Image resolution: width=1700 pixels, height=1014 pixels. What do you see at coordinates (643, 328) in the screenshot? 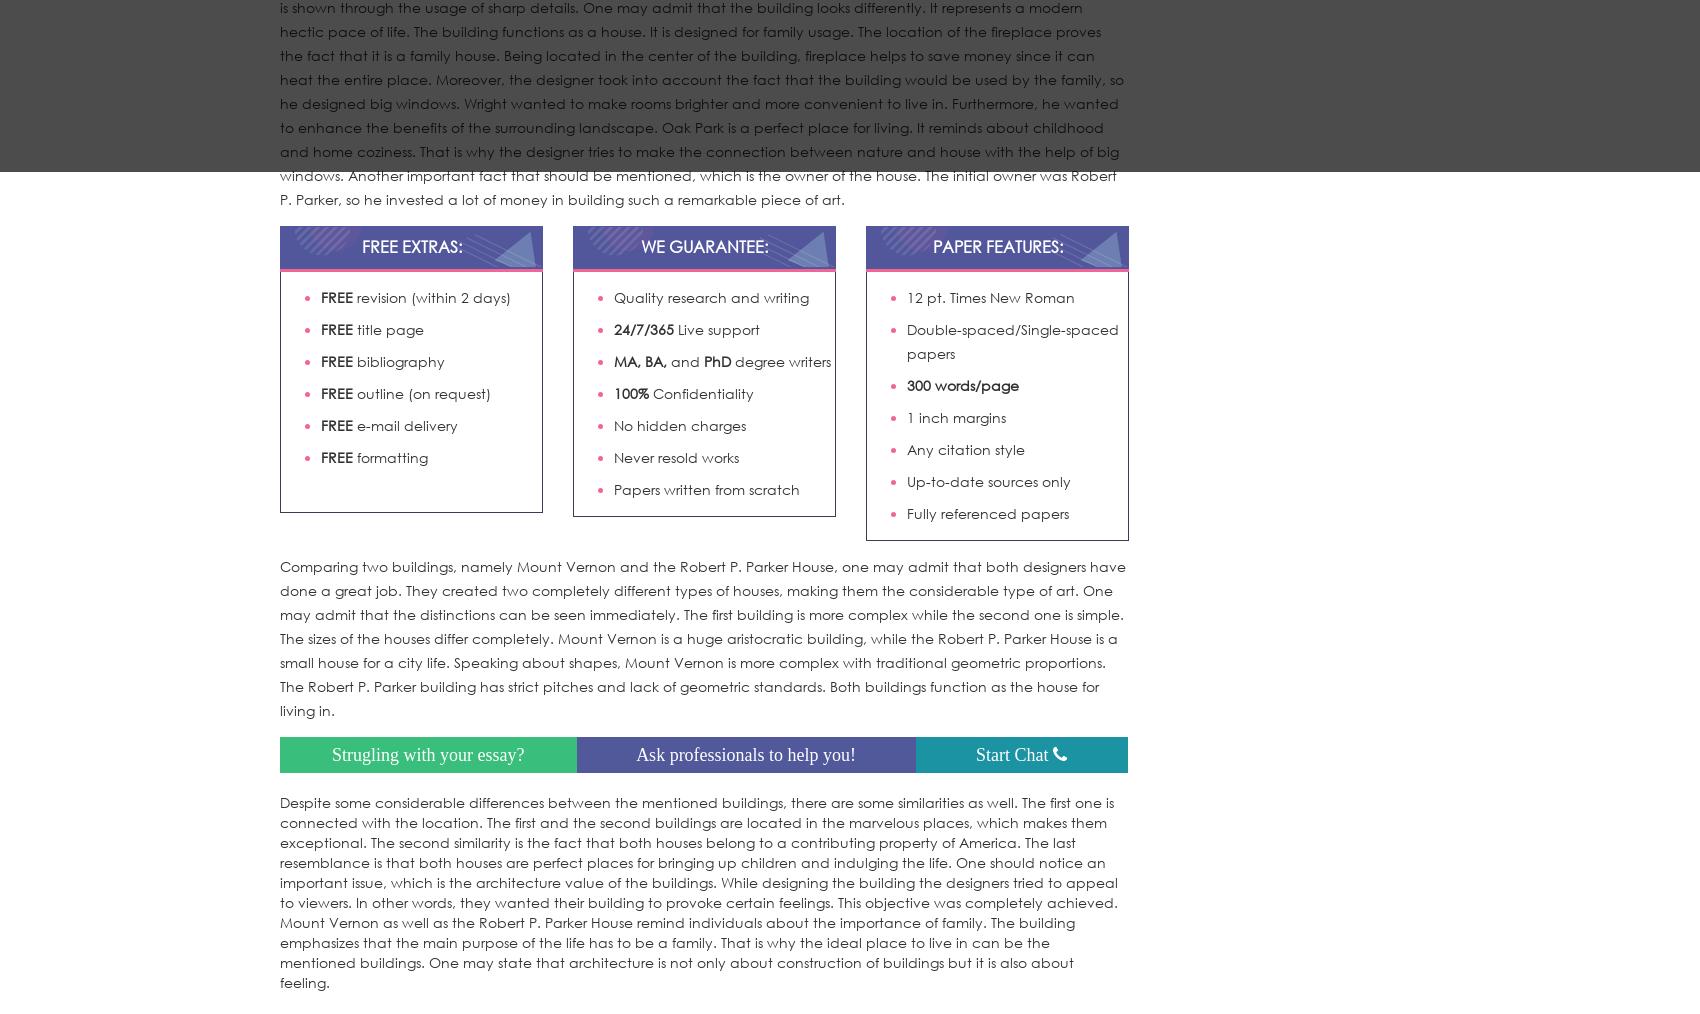
I see `'24/7/365'` at bounding box center [643, 328].